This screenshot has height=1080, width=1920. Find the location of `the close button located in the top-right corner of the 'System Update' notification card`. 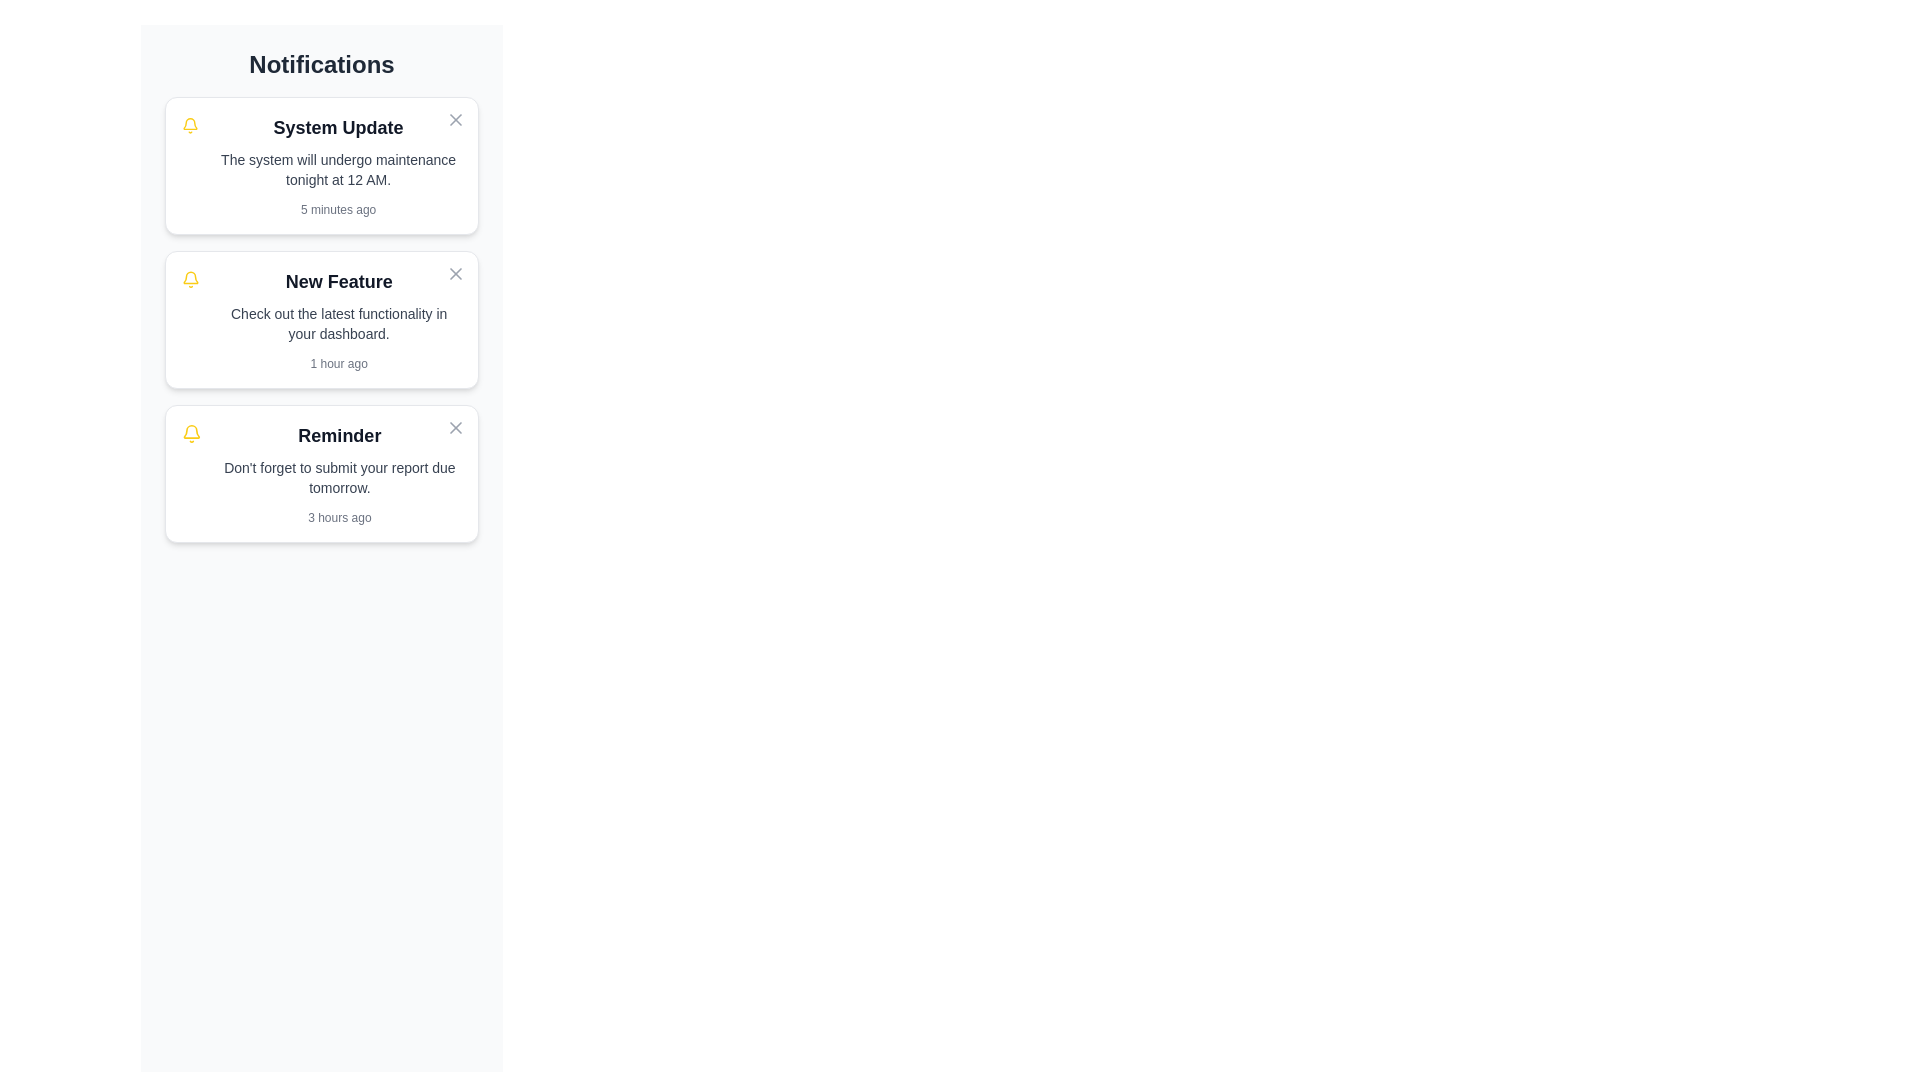

the close button located in the top-right corner of the 'System Update' notification card is located at coordinates (455, 119).